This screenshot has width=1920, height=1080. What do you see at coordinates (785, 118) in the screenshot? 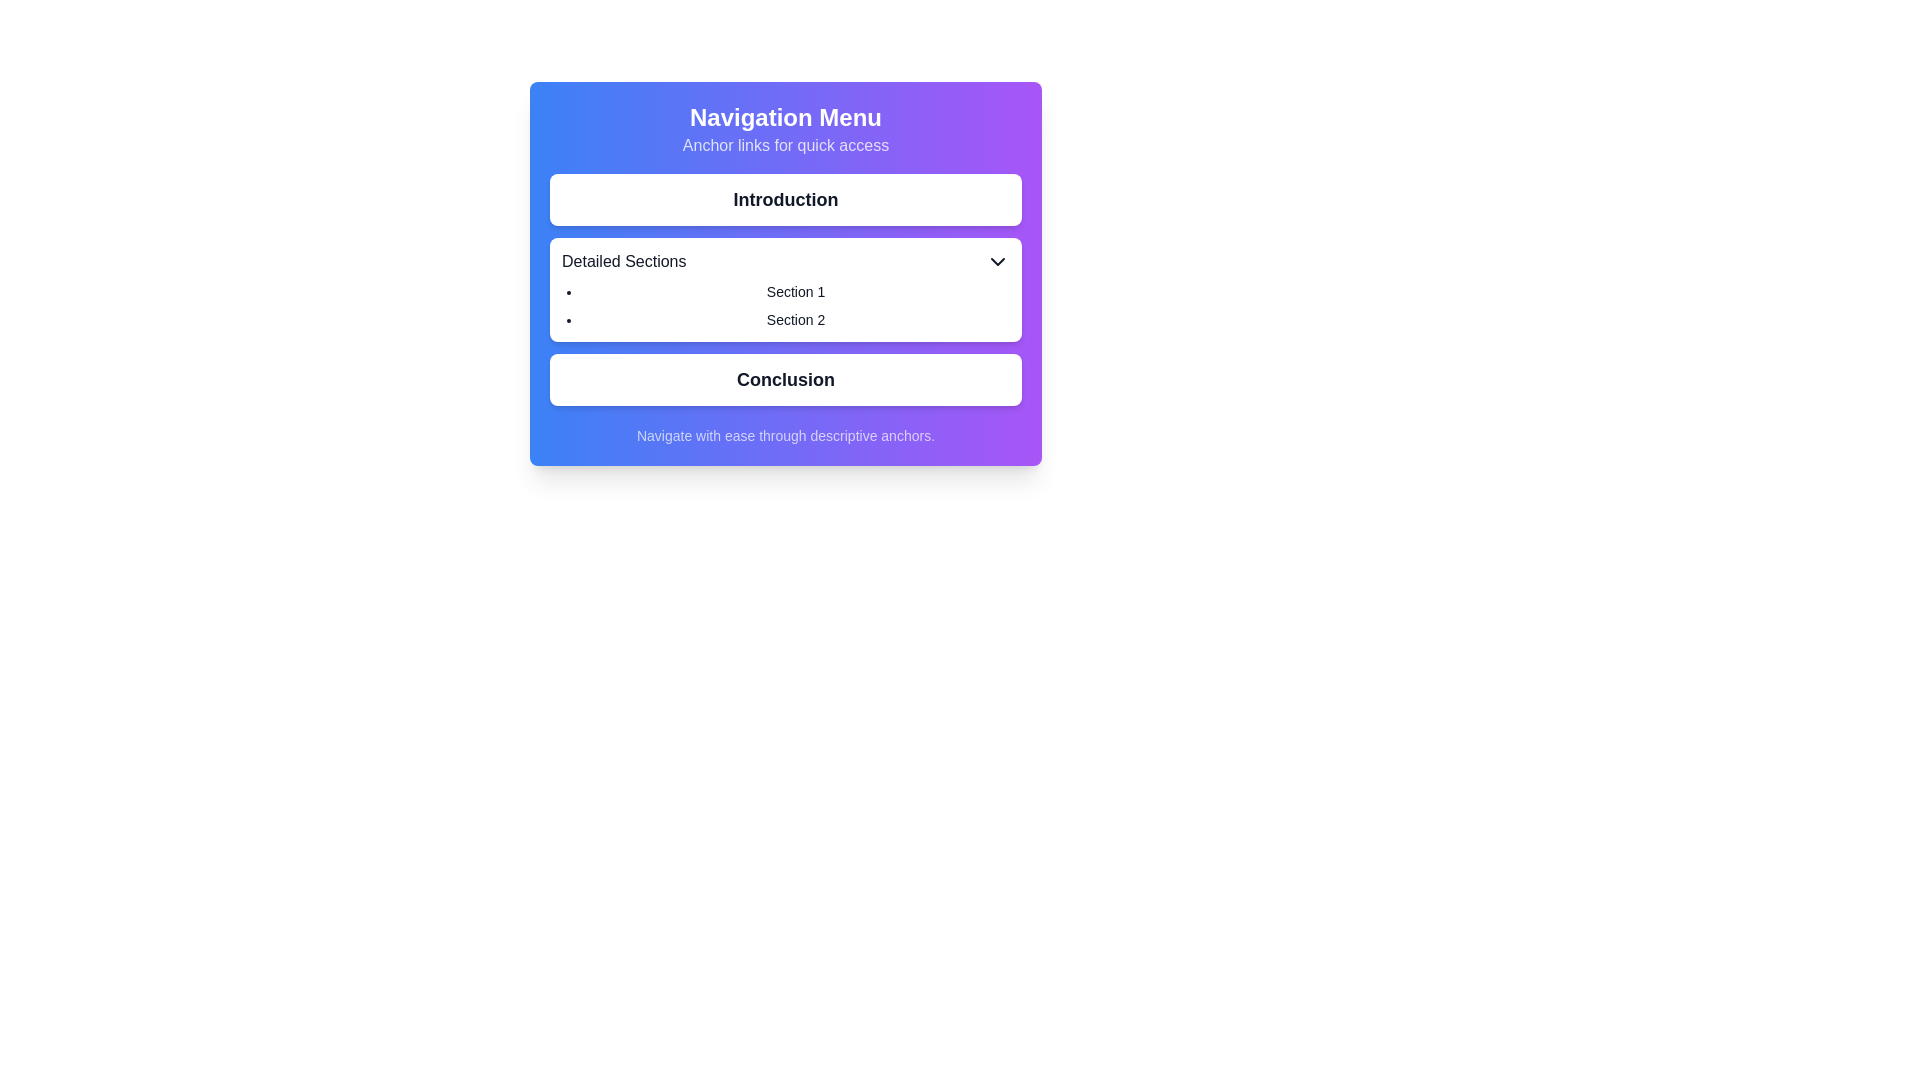
I see `the 'Navigation Menu' header element` at bounding box center [785, 118].